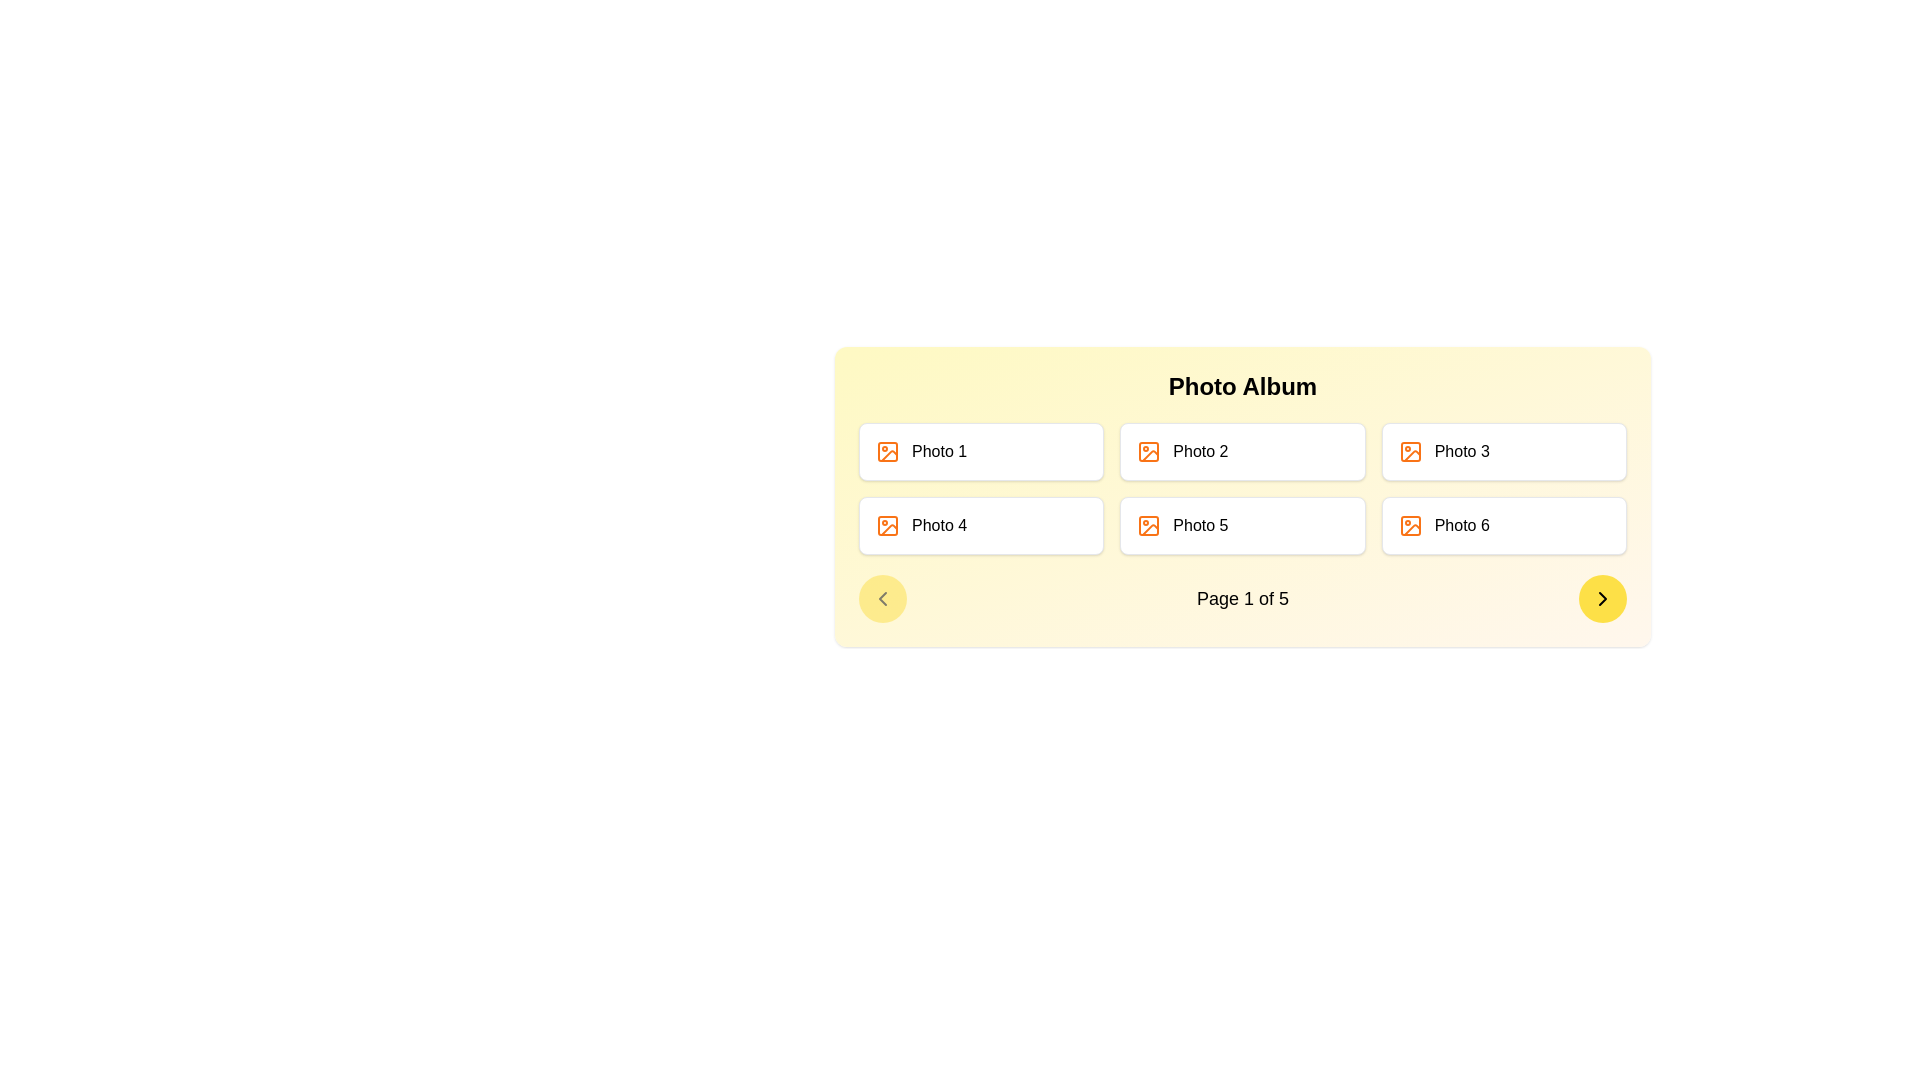 This screenshot has height=1080, width=1920. Describe the element at coordinates (1200, 451) in the screenshot. I see `descriptive text label for the photo entry located in the second column of the first row, immediately to the right of the orange photo icon` at that location.